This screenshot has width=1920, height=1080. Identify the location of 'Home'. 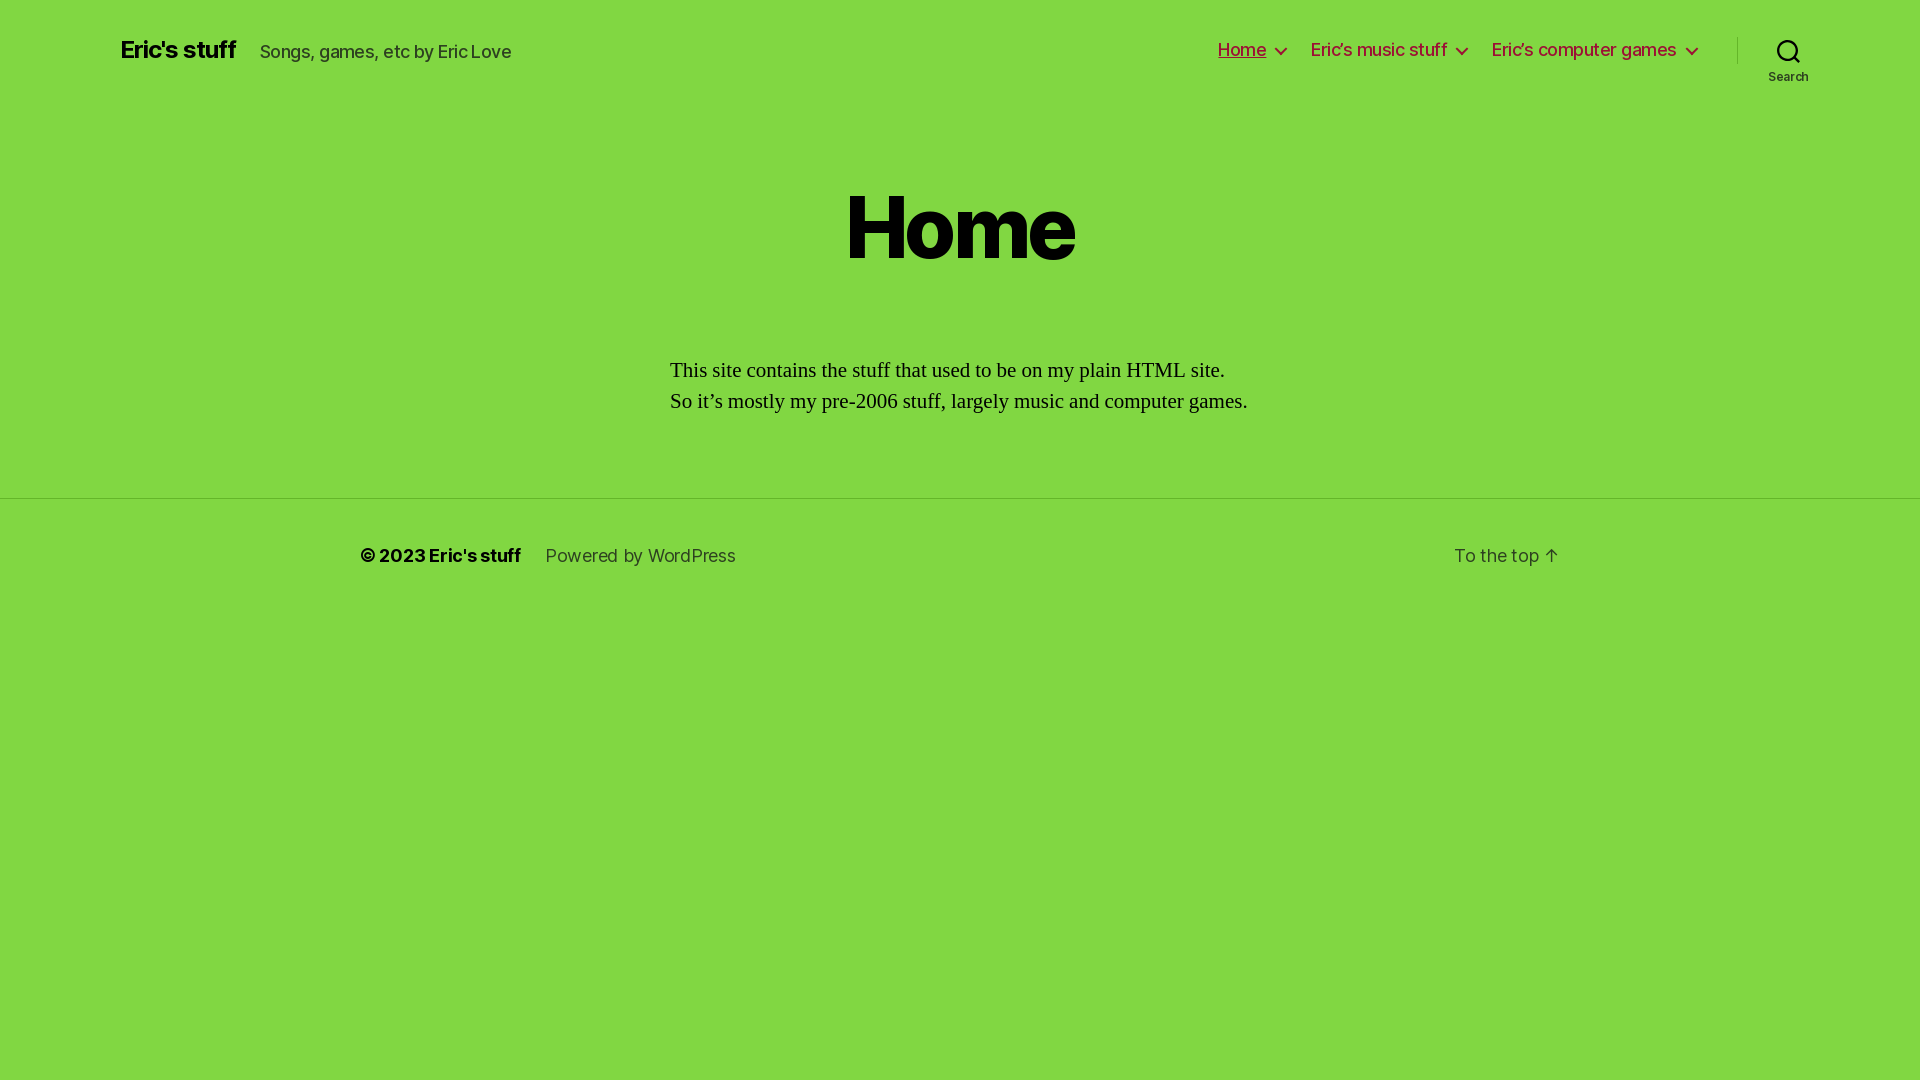
(1251, 49).